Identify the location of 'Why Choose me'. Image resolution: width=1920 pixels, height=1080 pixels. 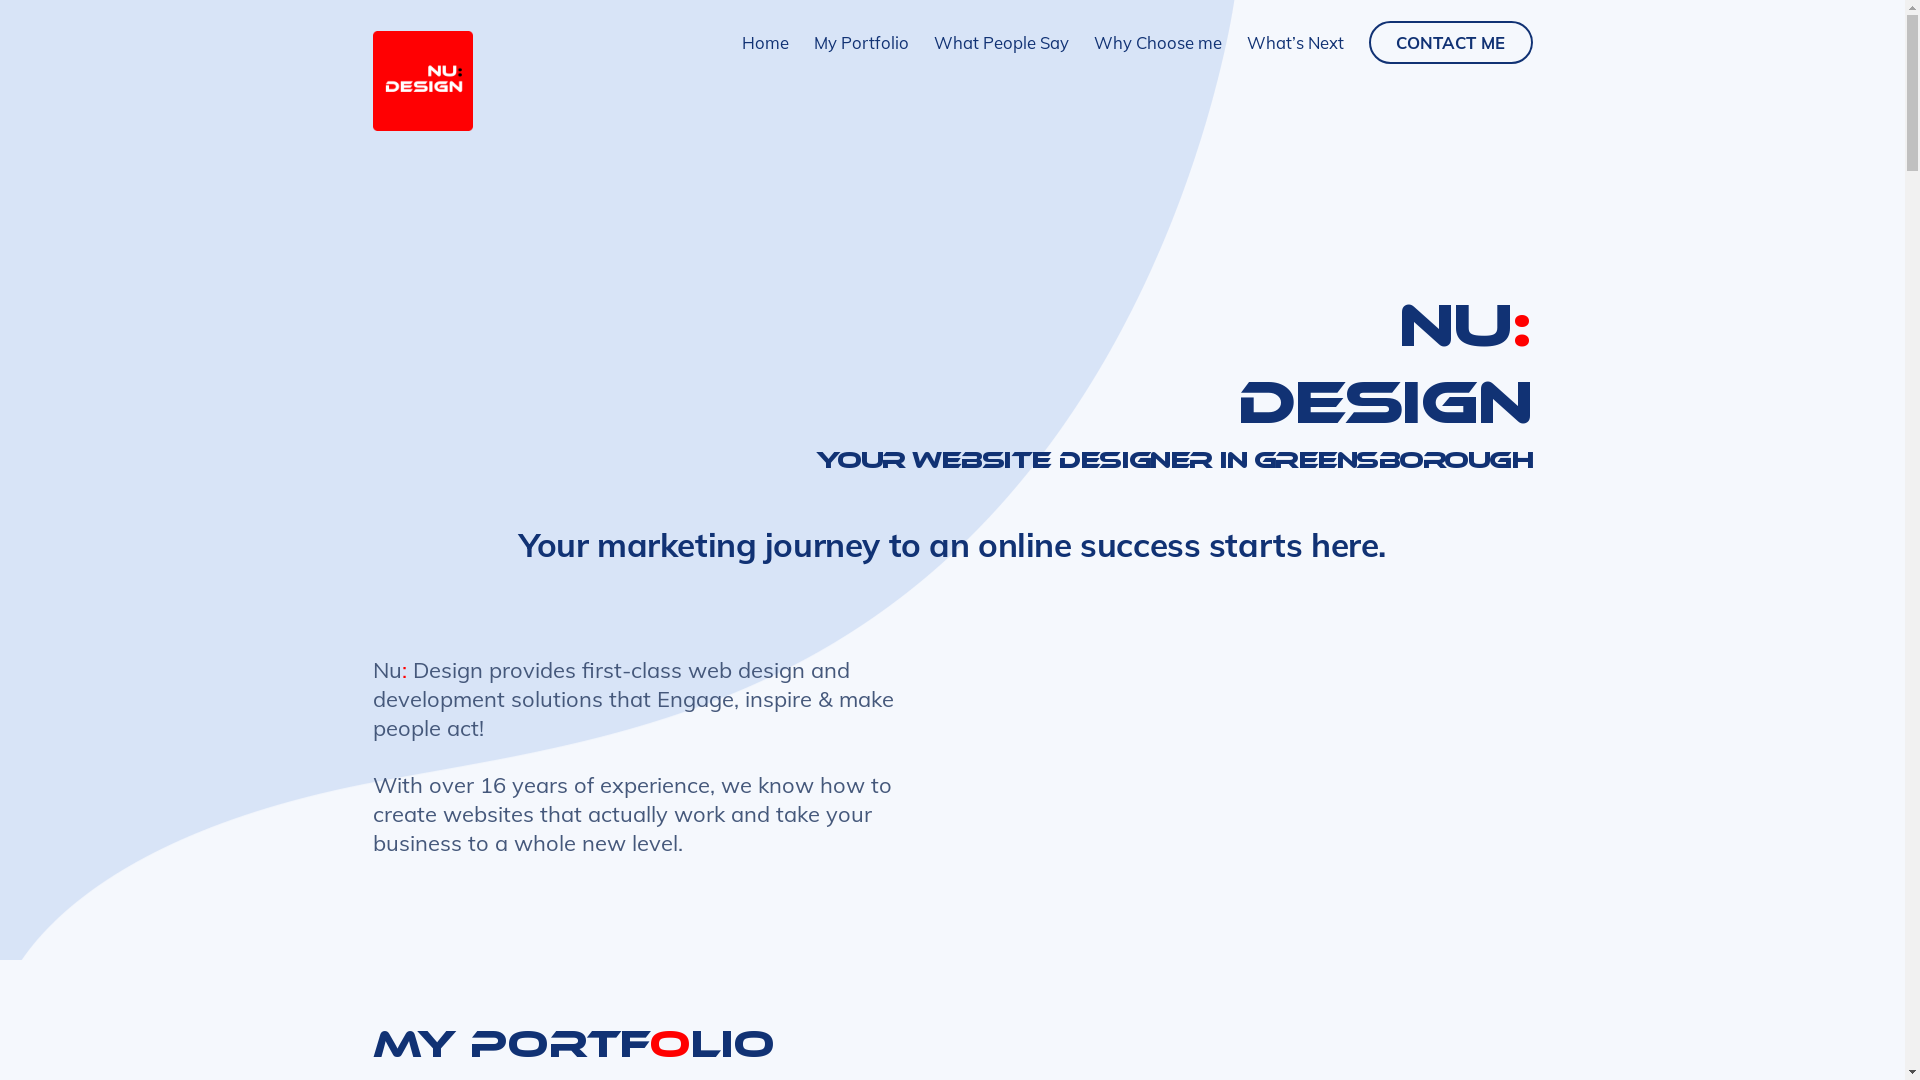
(1157, 42).